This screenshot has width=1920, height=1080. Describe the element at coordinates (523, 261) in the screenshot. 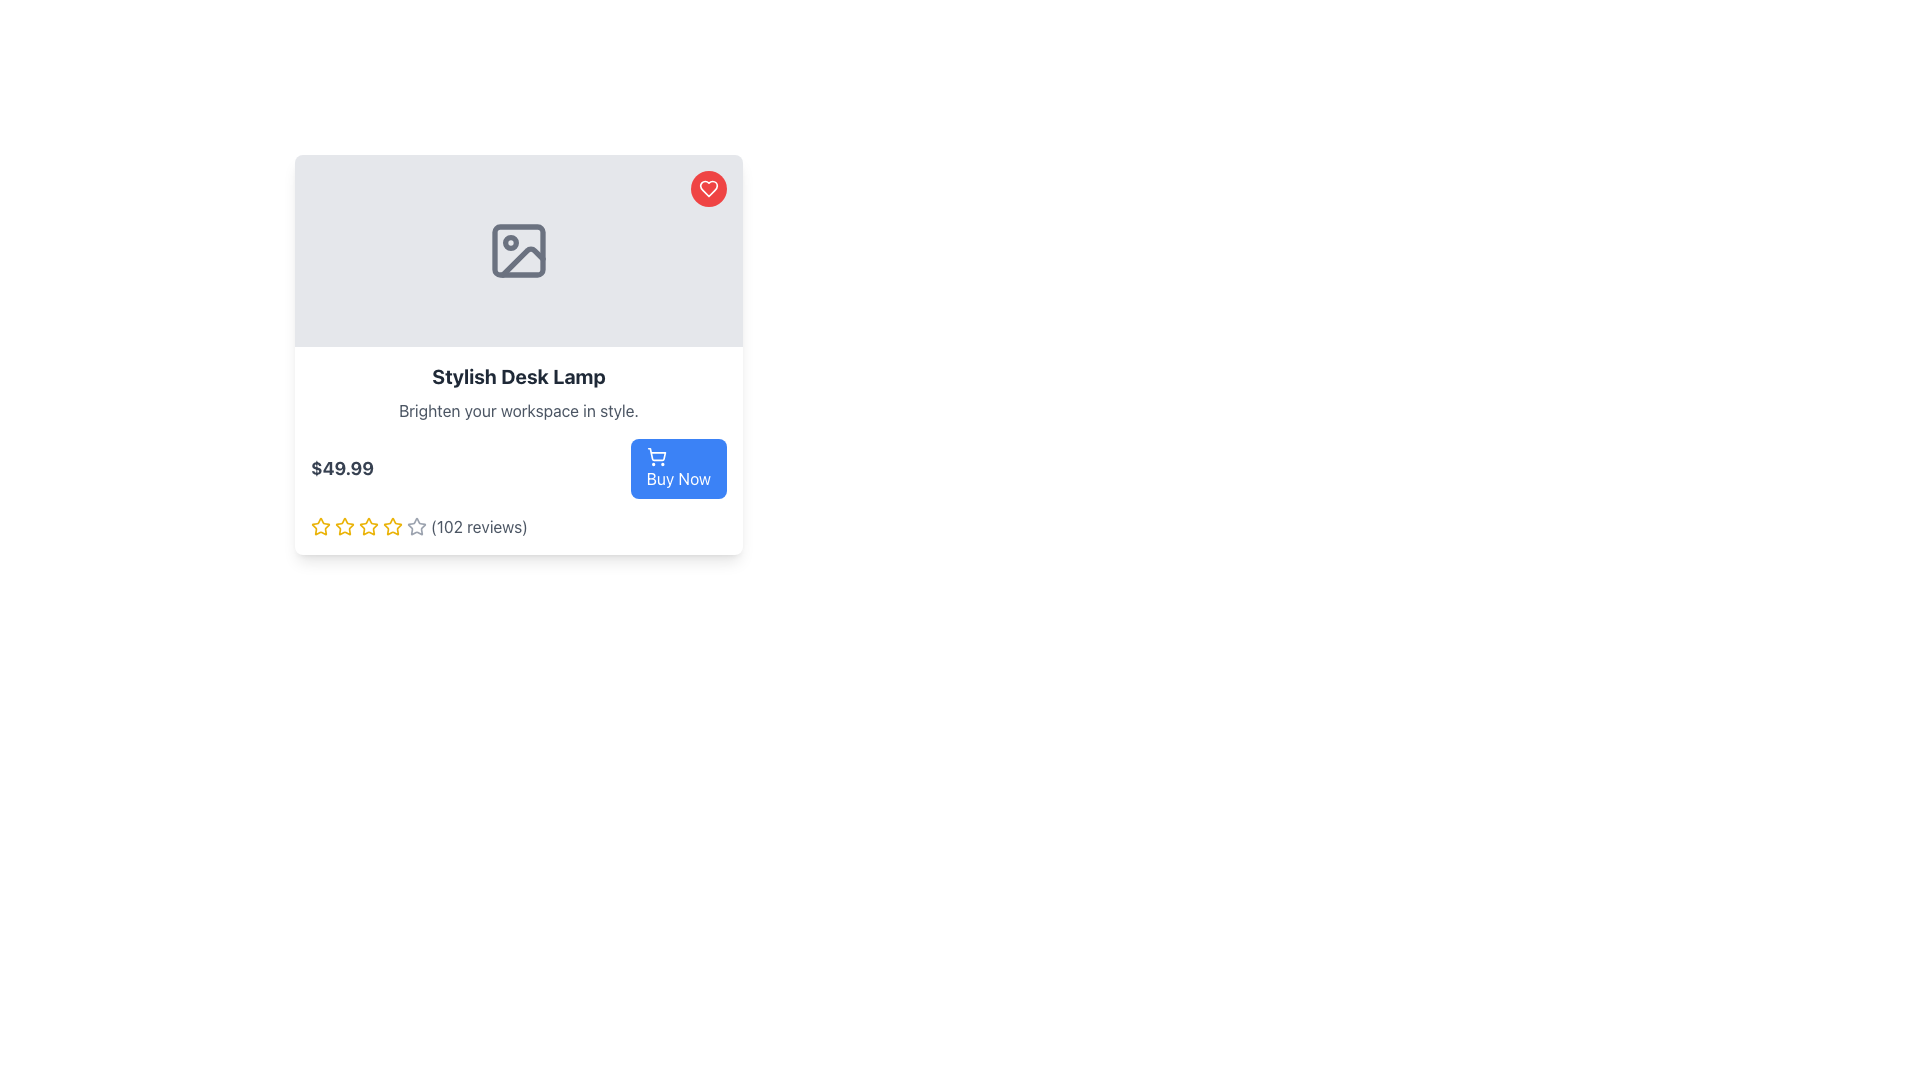

I see `diagonal line segment within the outlined square of the SVG image using developer tools` at that location.